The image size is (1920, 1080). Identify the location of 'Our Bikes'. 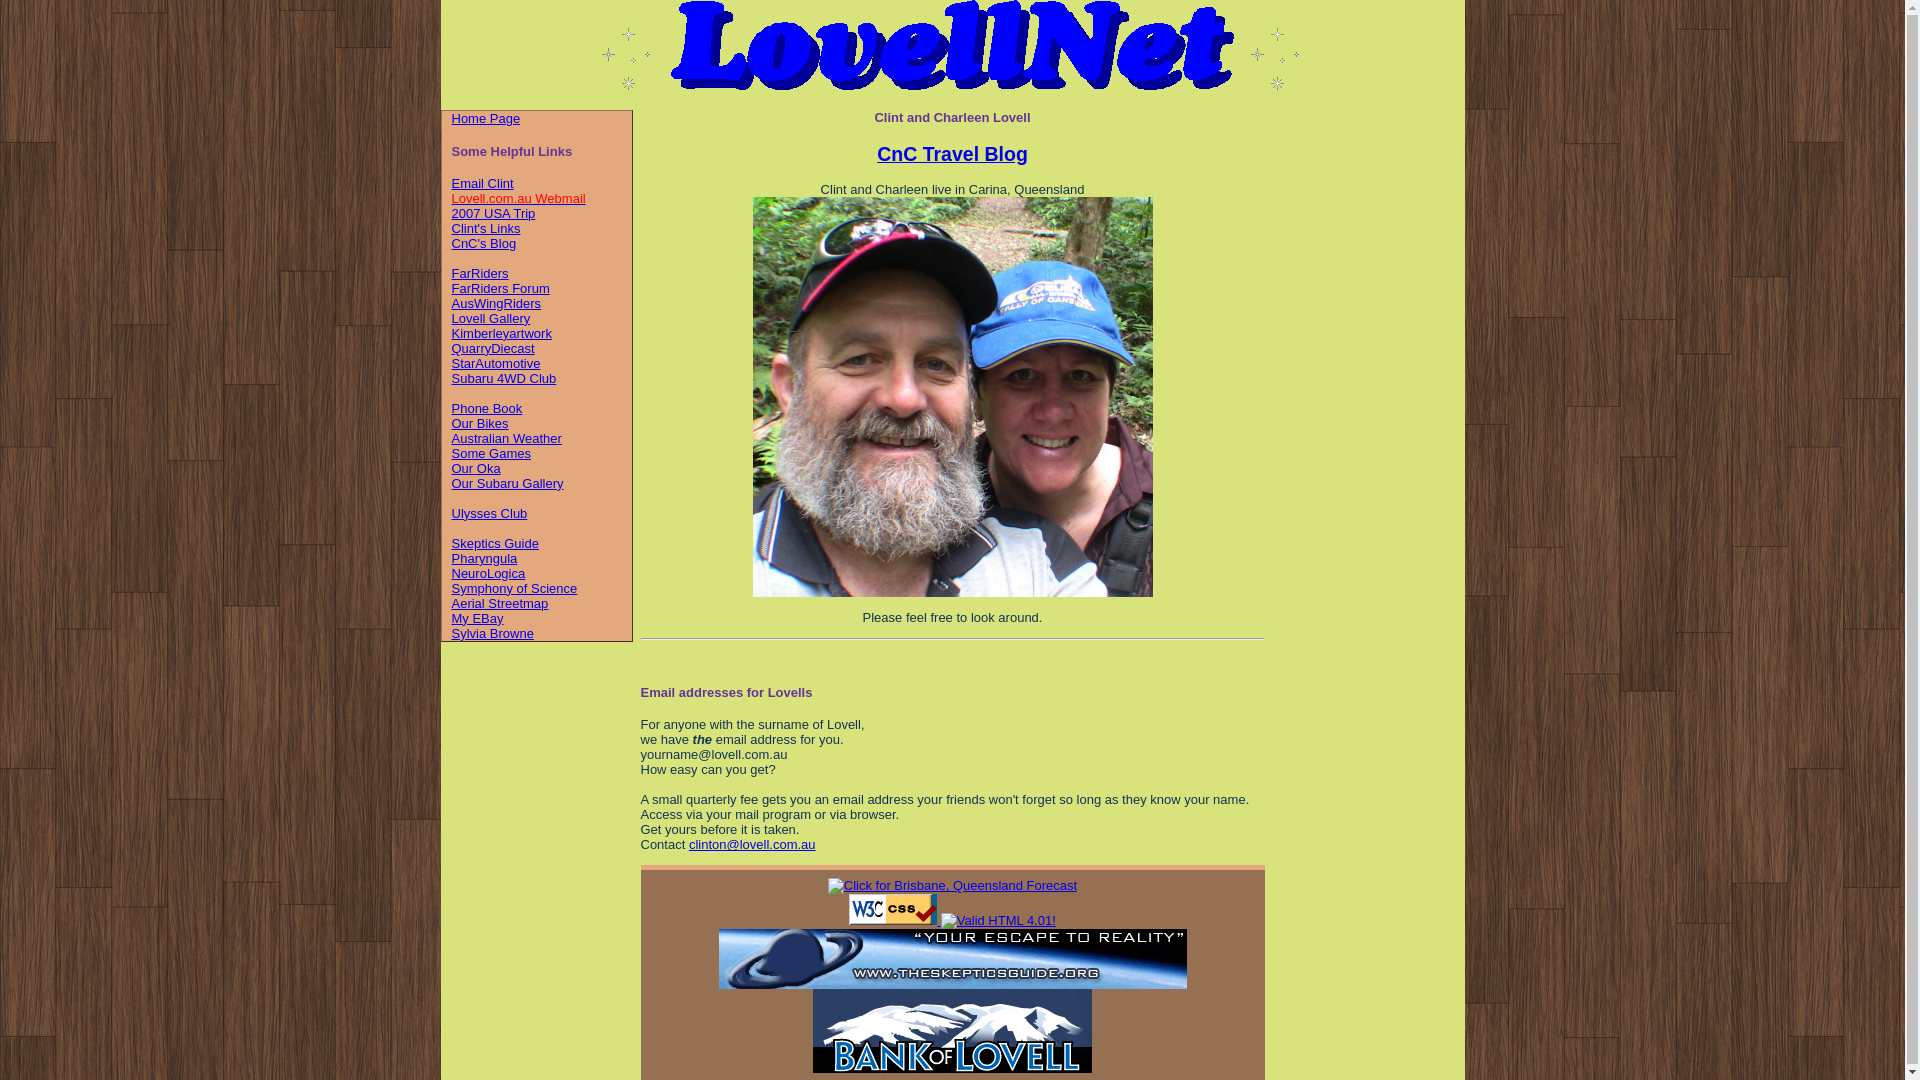
(480, 422).